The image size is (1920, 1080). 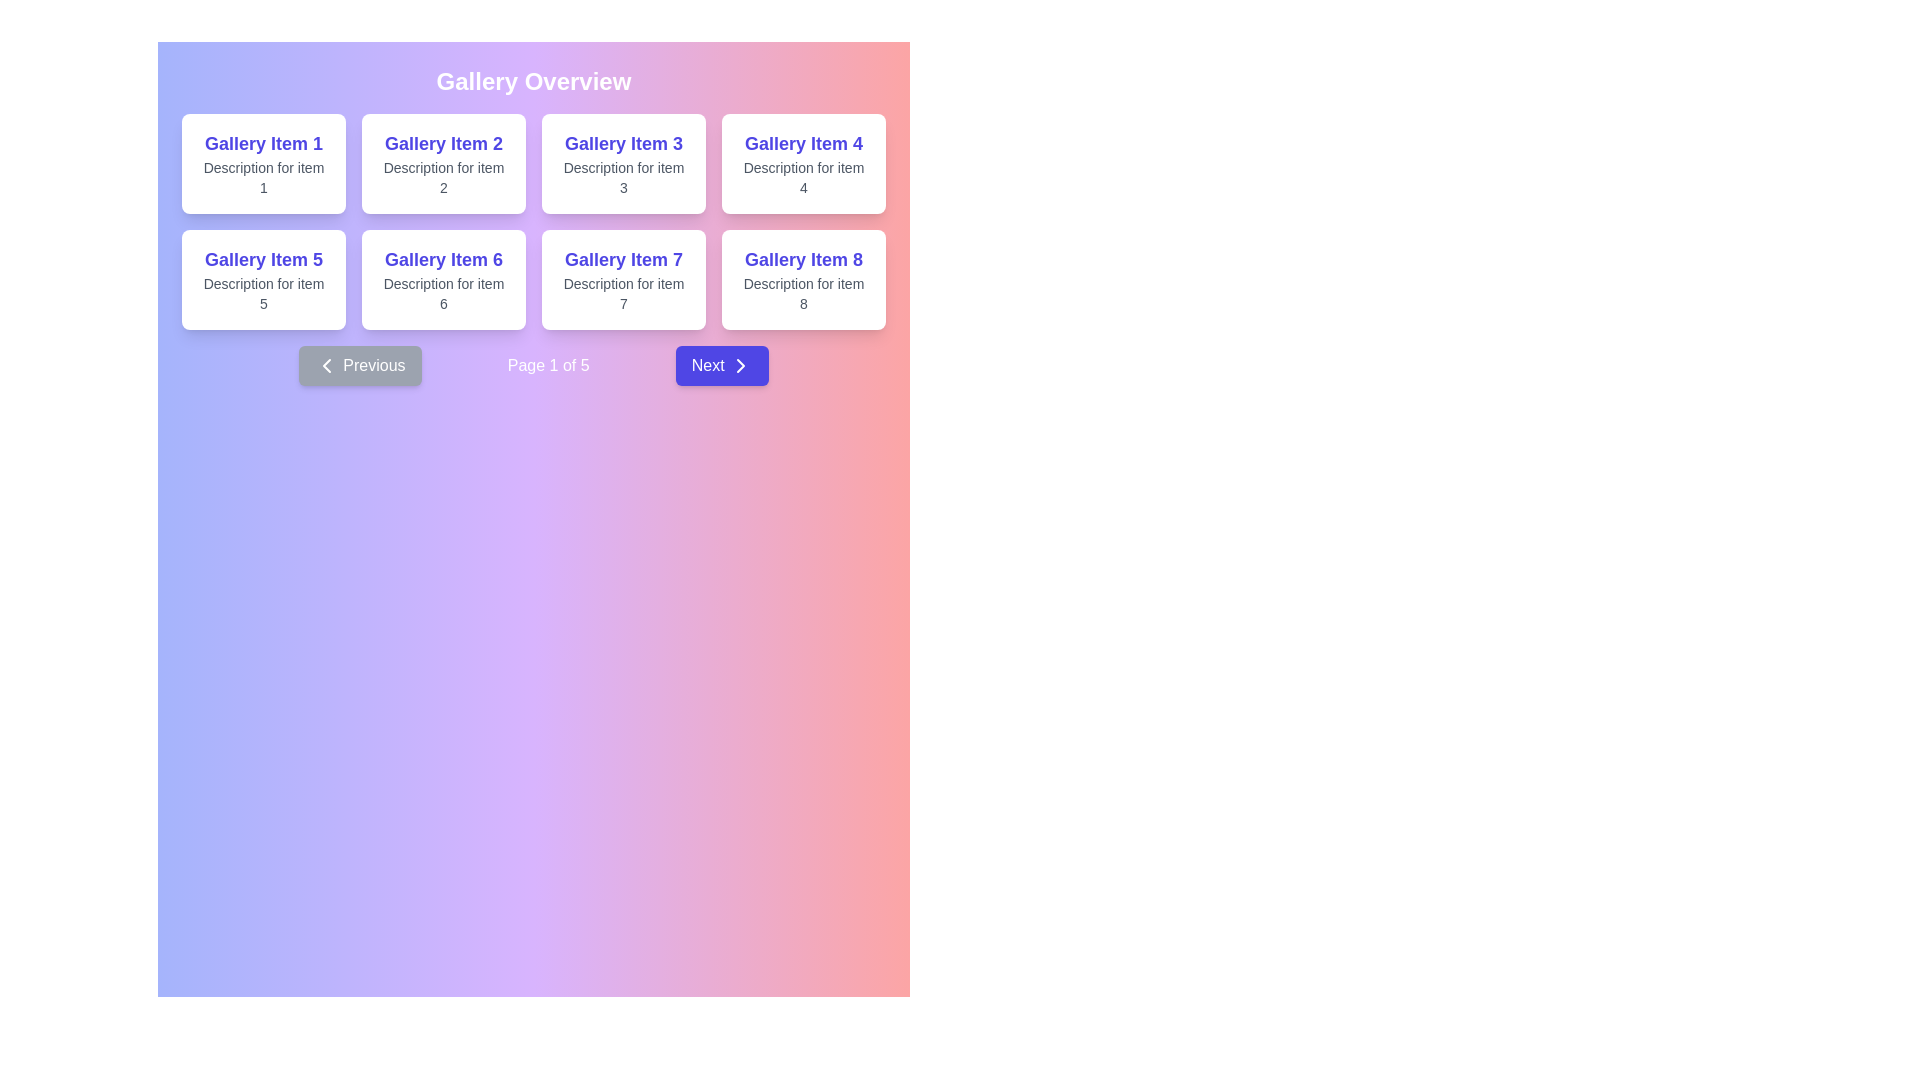 I want to click on the prominent static text label 'Gallery Item 5', so click(x=263, y=258).